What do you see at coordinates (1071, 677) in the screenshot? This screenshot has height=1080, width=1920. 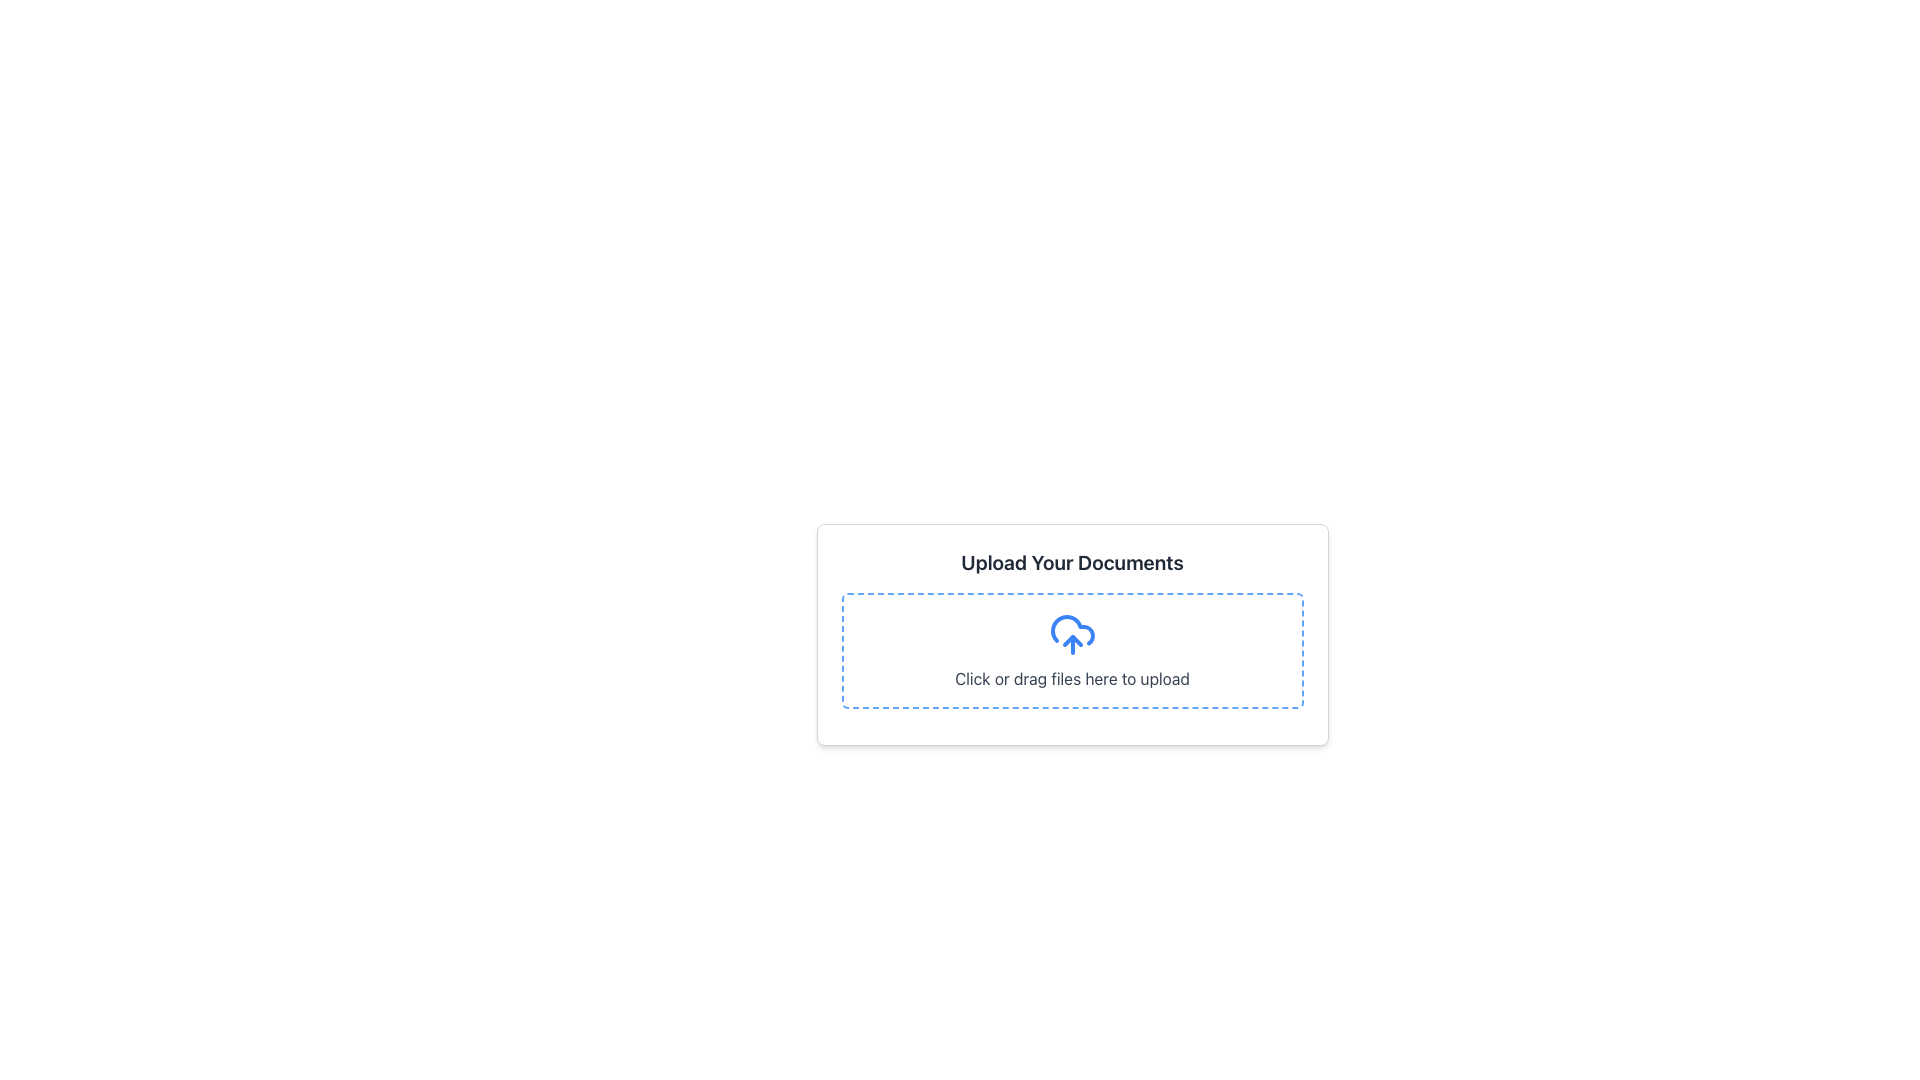 I see `text from the Text Label that says 'Click or drag files here to upload', which is styled in gray color and located in the file upload section below a blue cloud upload icon` at bounding box center [1071, 677].